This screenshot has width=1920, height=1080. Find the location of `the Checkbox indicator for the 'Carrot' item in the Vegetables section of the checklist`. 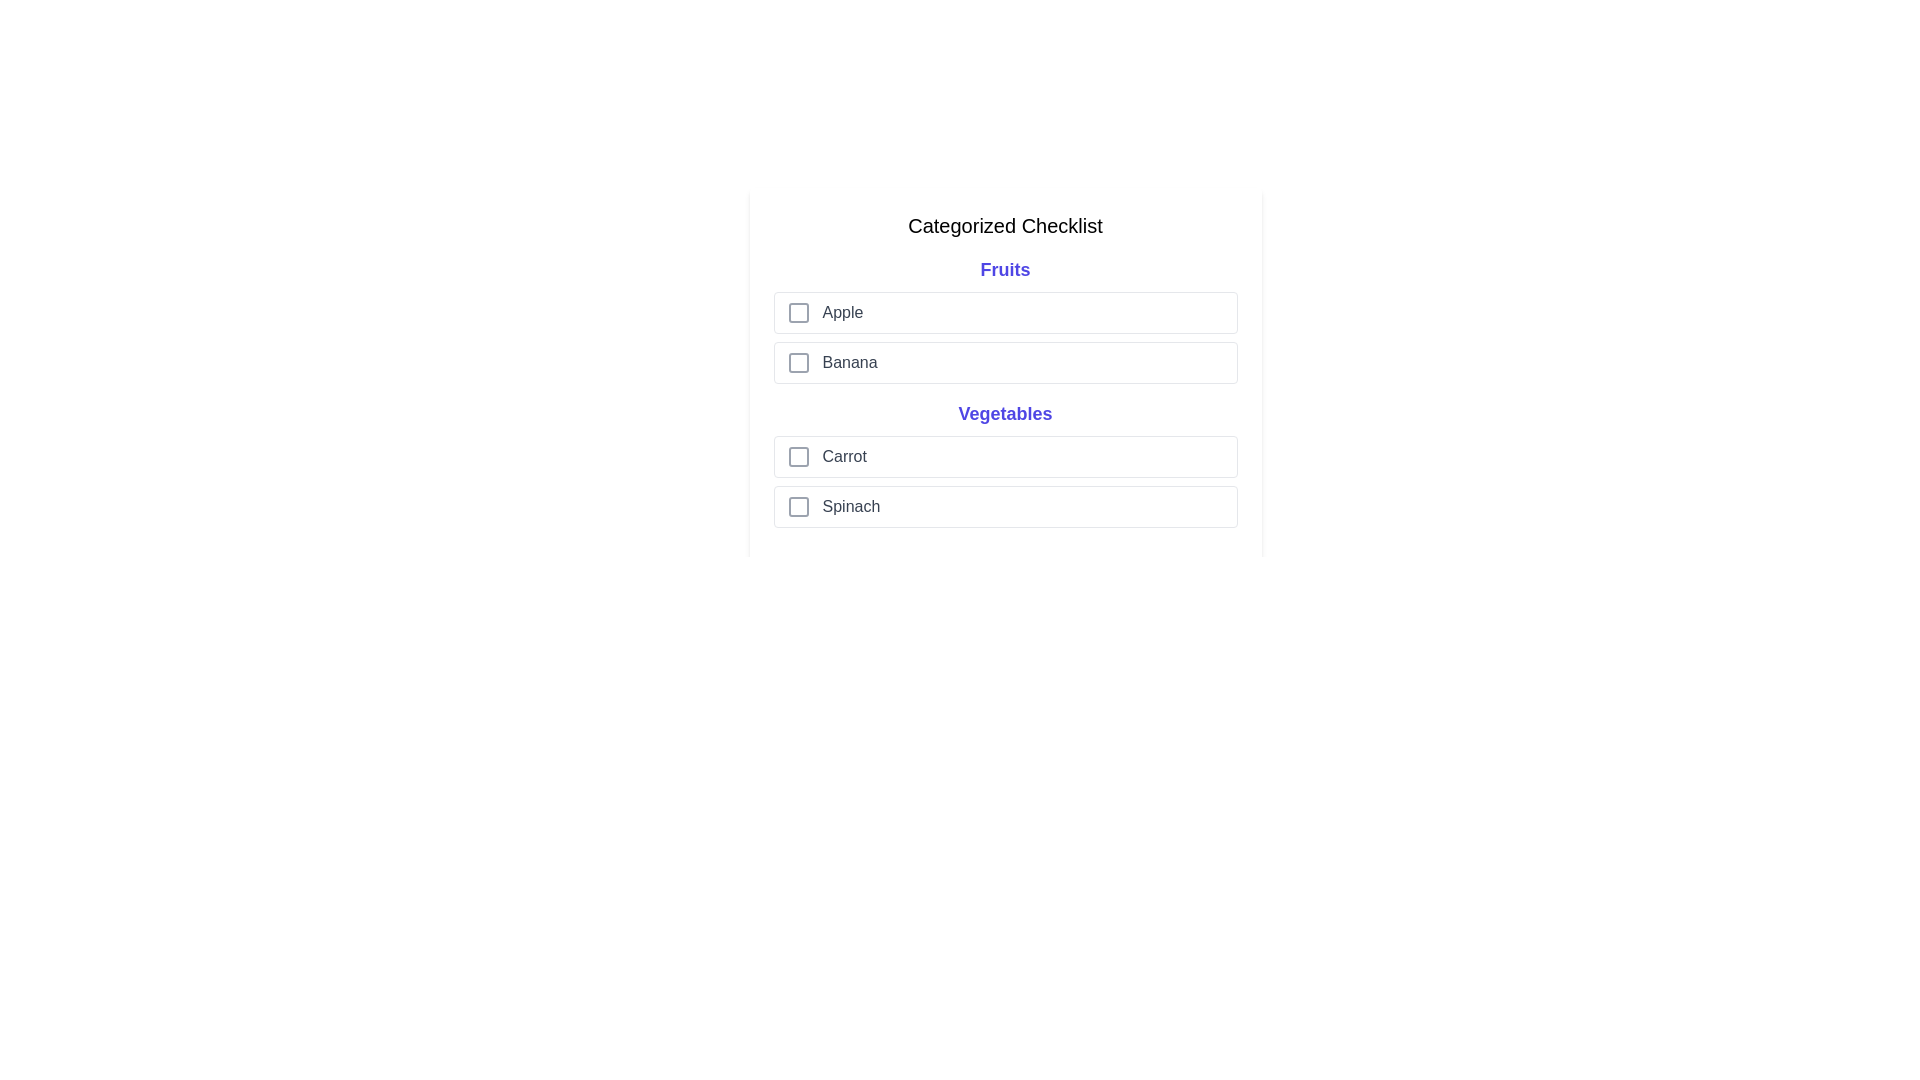

the Checkbox indicator for the 'Carrot' item in the Vegetables section of the checklist is located at coordinates (797, 456).